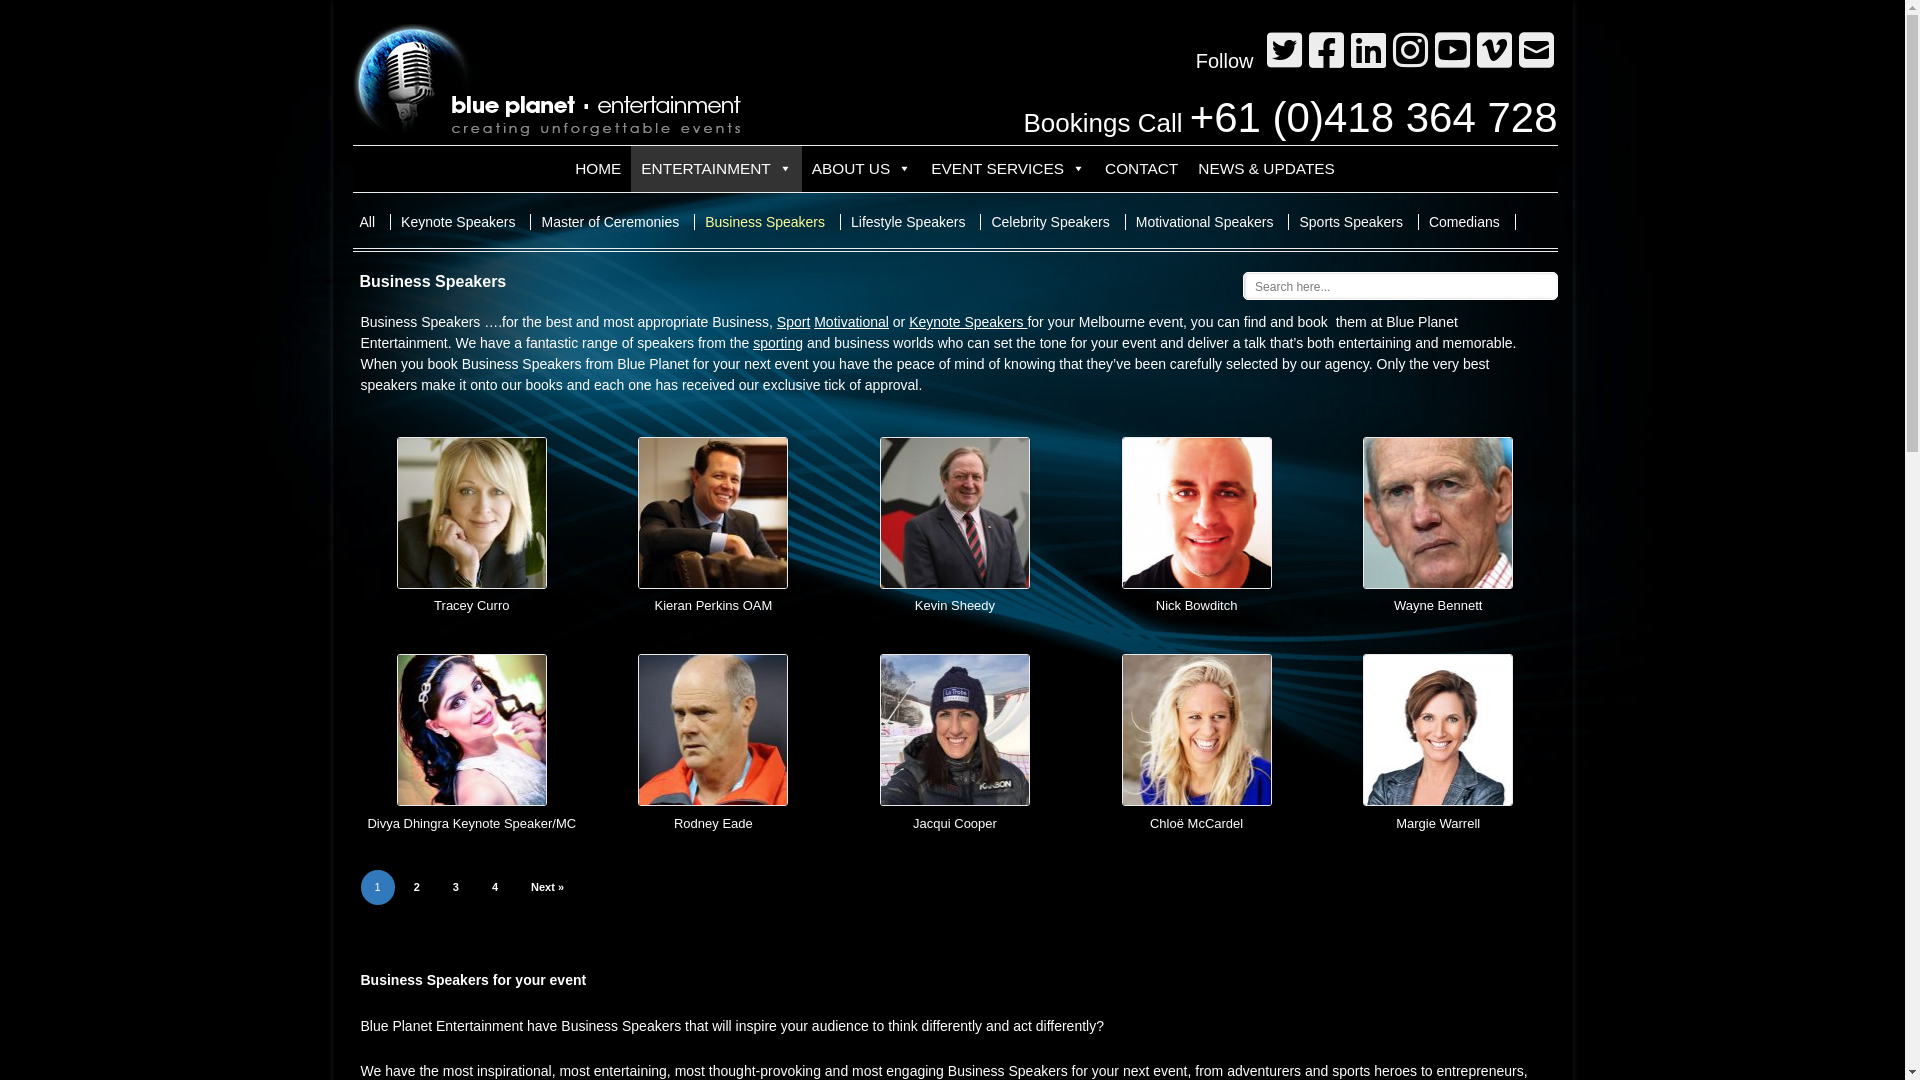 This screenshot has height=1080, width=1920. Describe the element at coordinates (1437, 741) in the screenshot. I see `'Margie Warrell'` at that location.